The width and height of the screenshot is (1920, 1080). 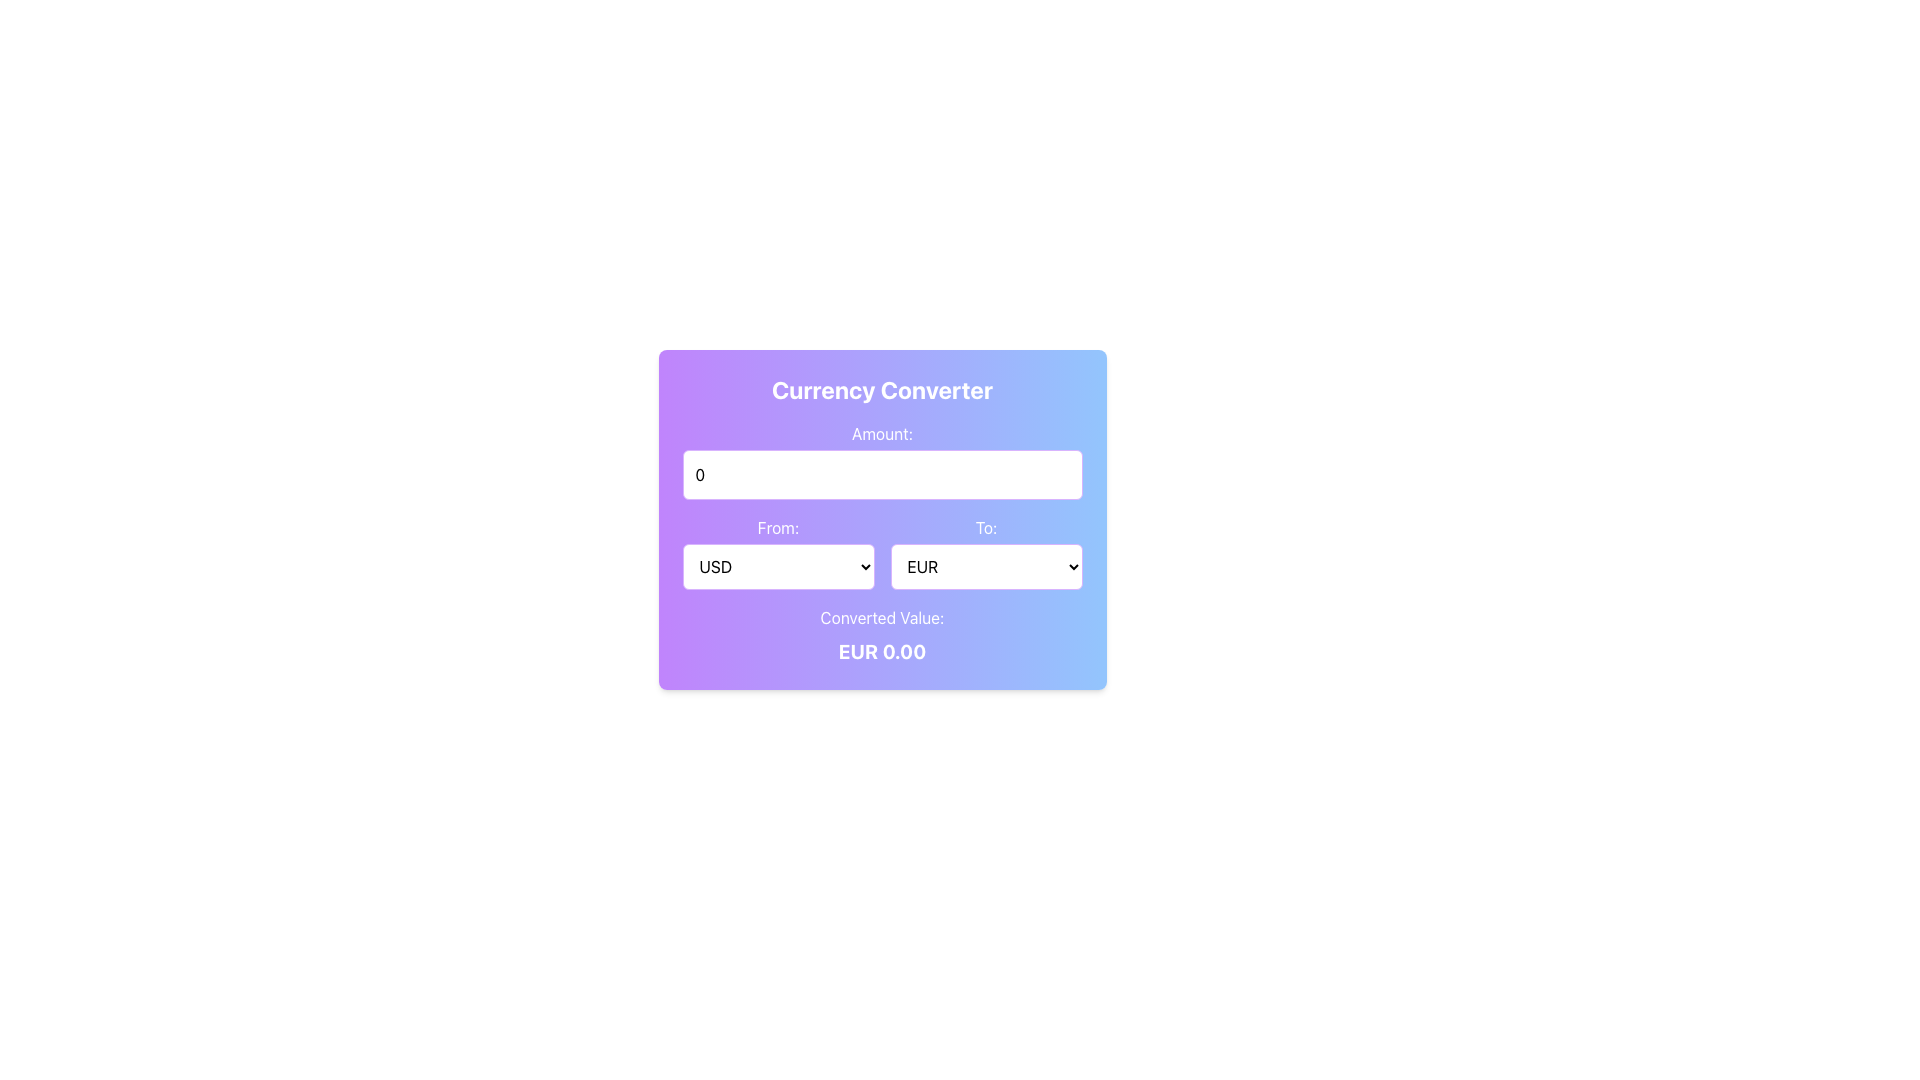 What do you see at coordinates (777, 527) in the screenshot?
I see `the Text Label that indicates the currency selection for the dropdown menu labeled 'USD', located in the middle-left portion of the modal` at bounding box center [777, 527].